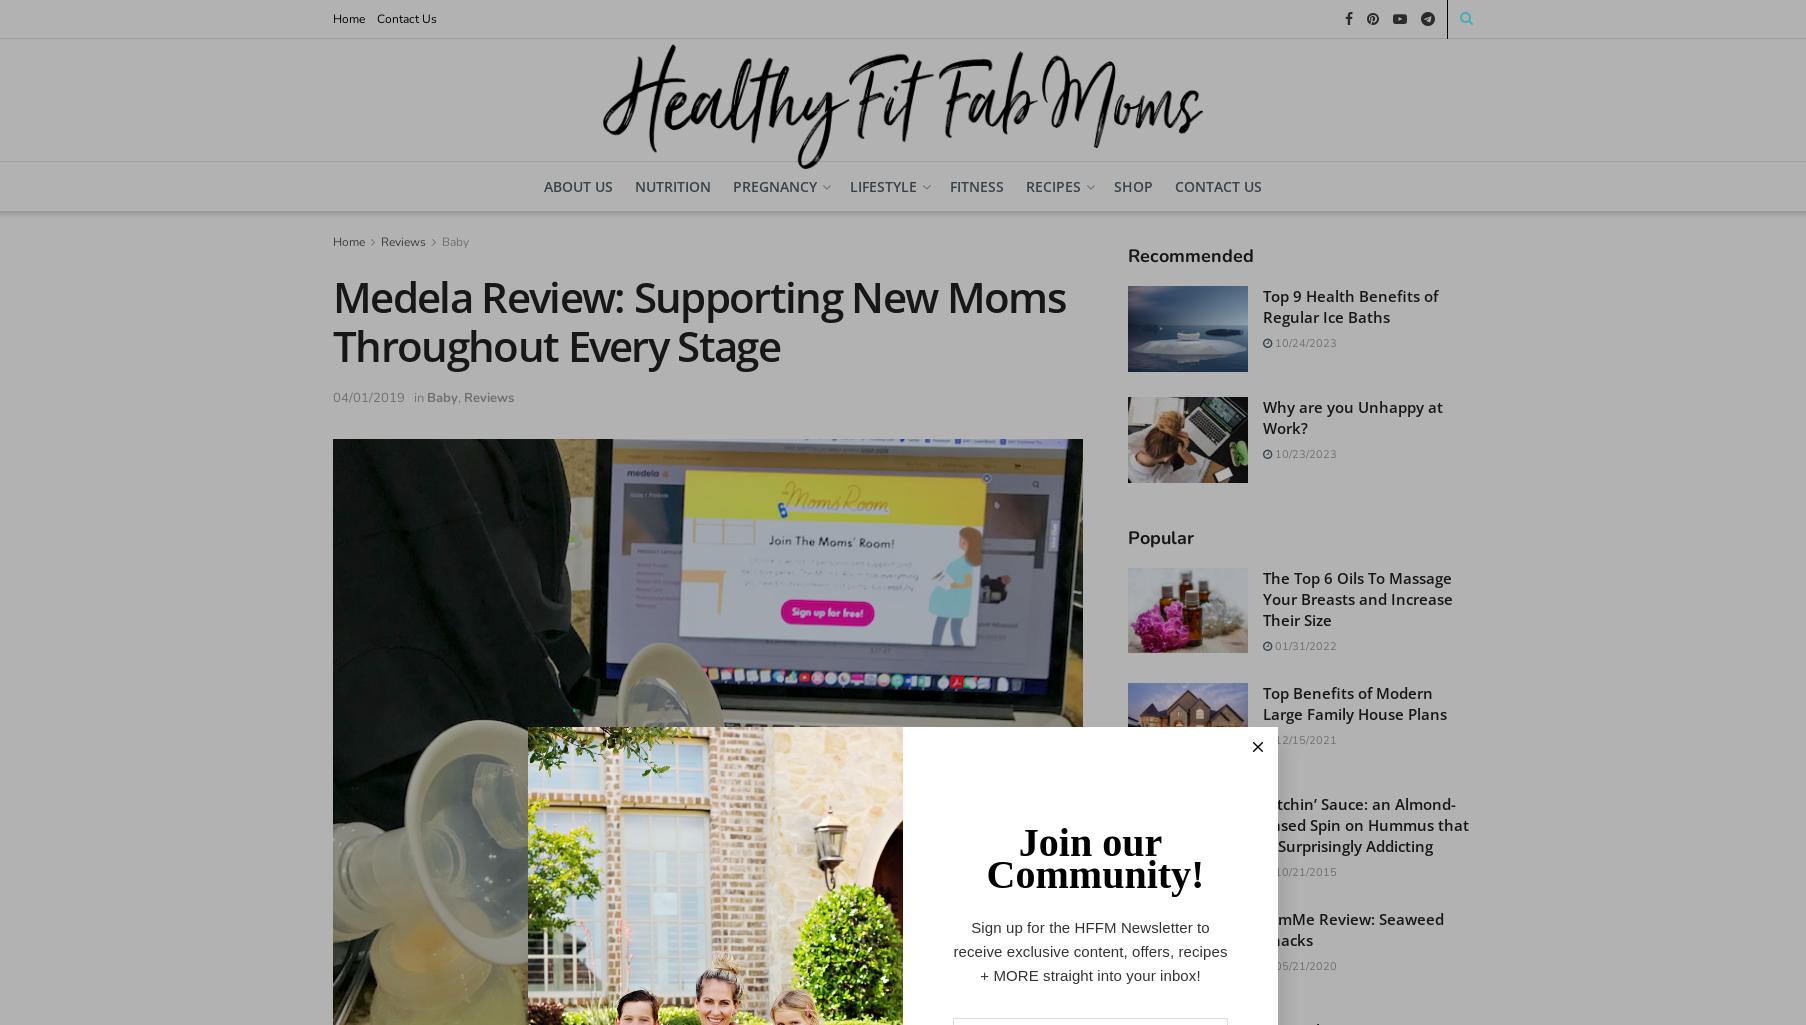 The image size is (1806, 1025). What do you see at coordinates (1303, 966) in the screenshot?
I see `'05/21/2020'` at bounding box center [1303, 966].